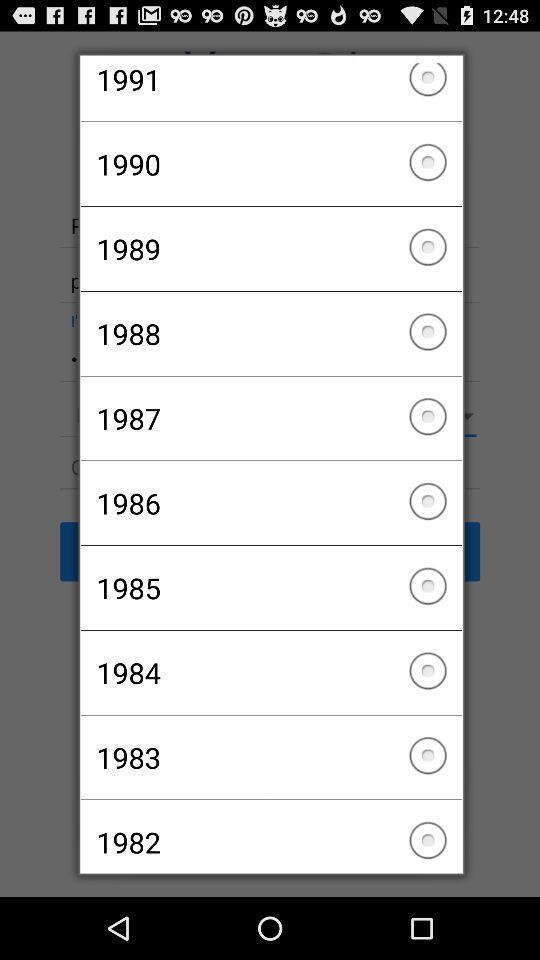  Describe the element at coordinates (270, 333) in the screenshot. I see `1988` at that location.